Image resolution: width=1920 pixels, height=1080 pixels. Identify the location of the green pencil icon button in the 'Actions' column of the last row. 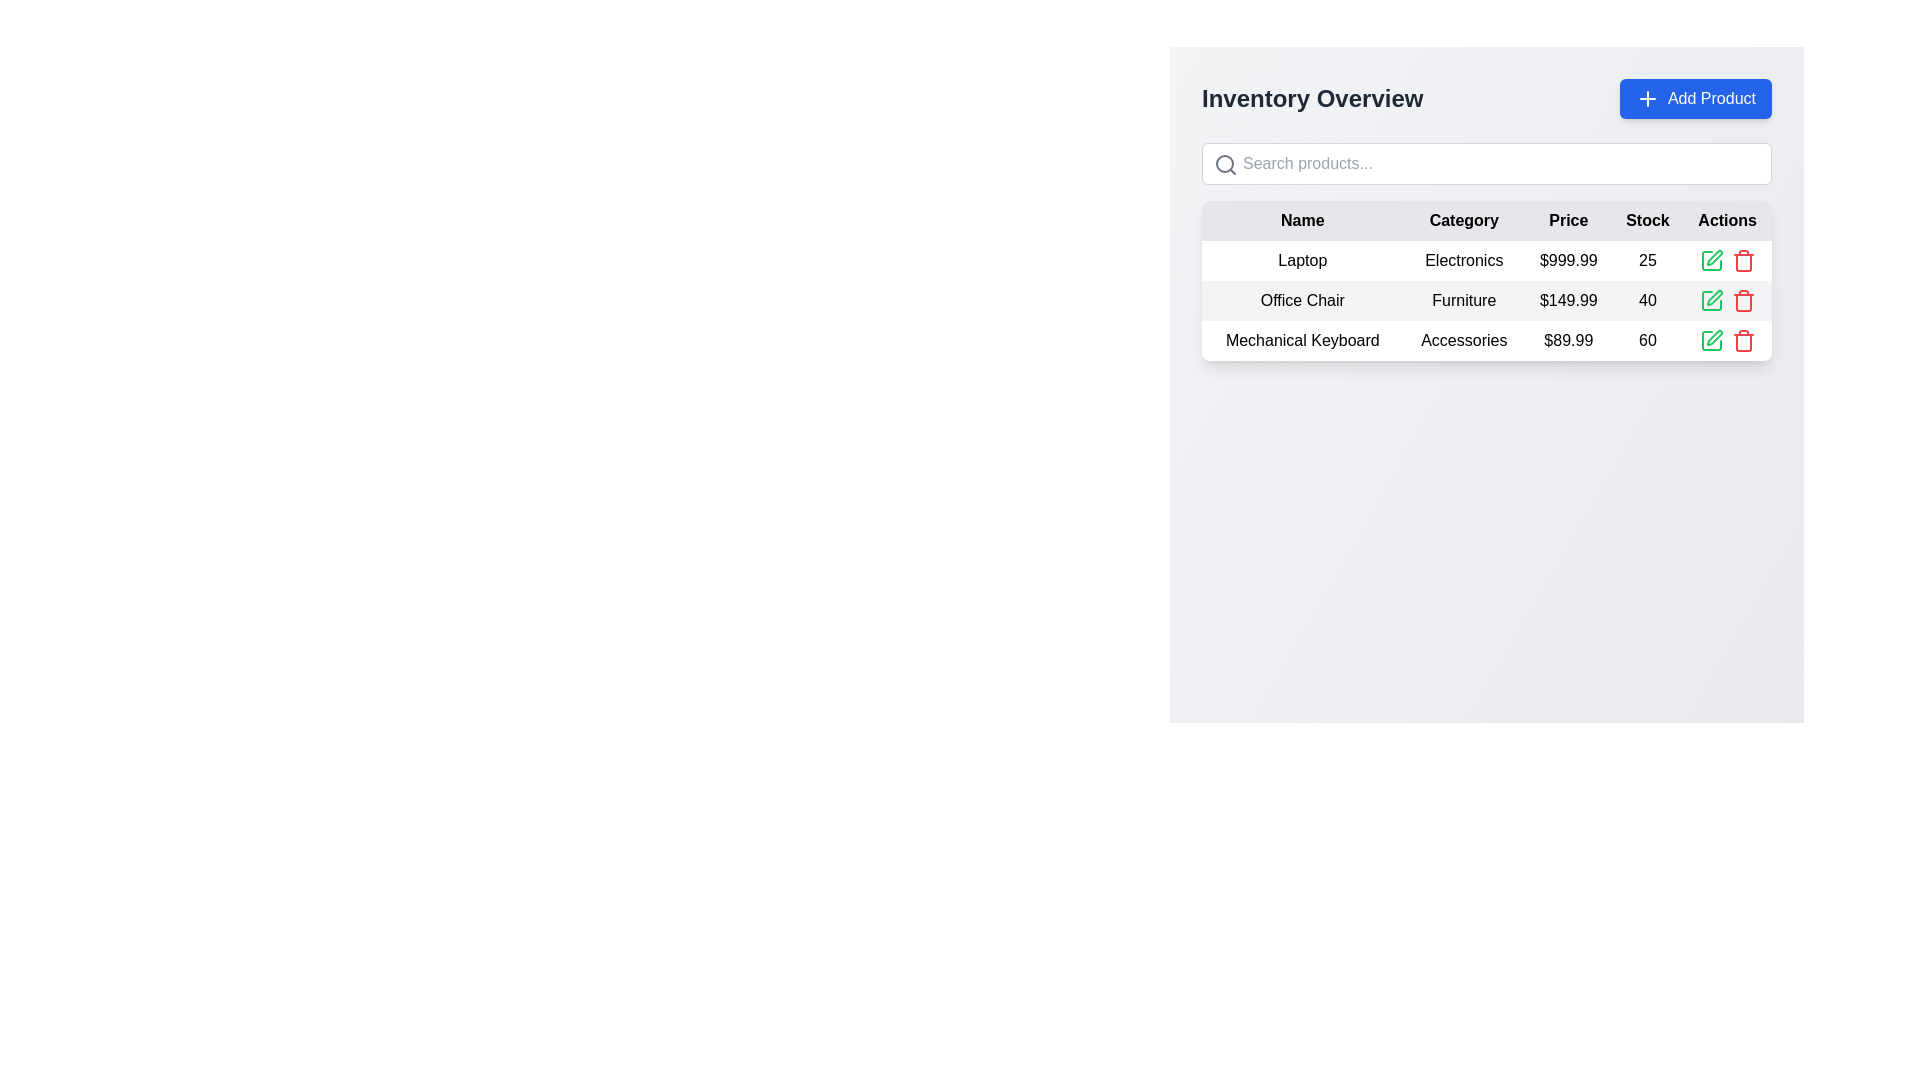
(1710, 339).